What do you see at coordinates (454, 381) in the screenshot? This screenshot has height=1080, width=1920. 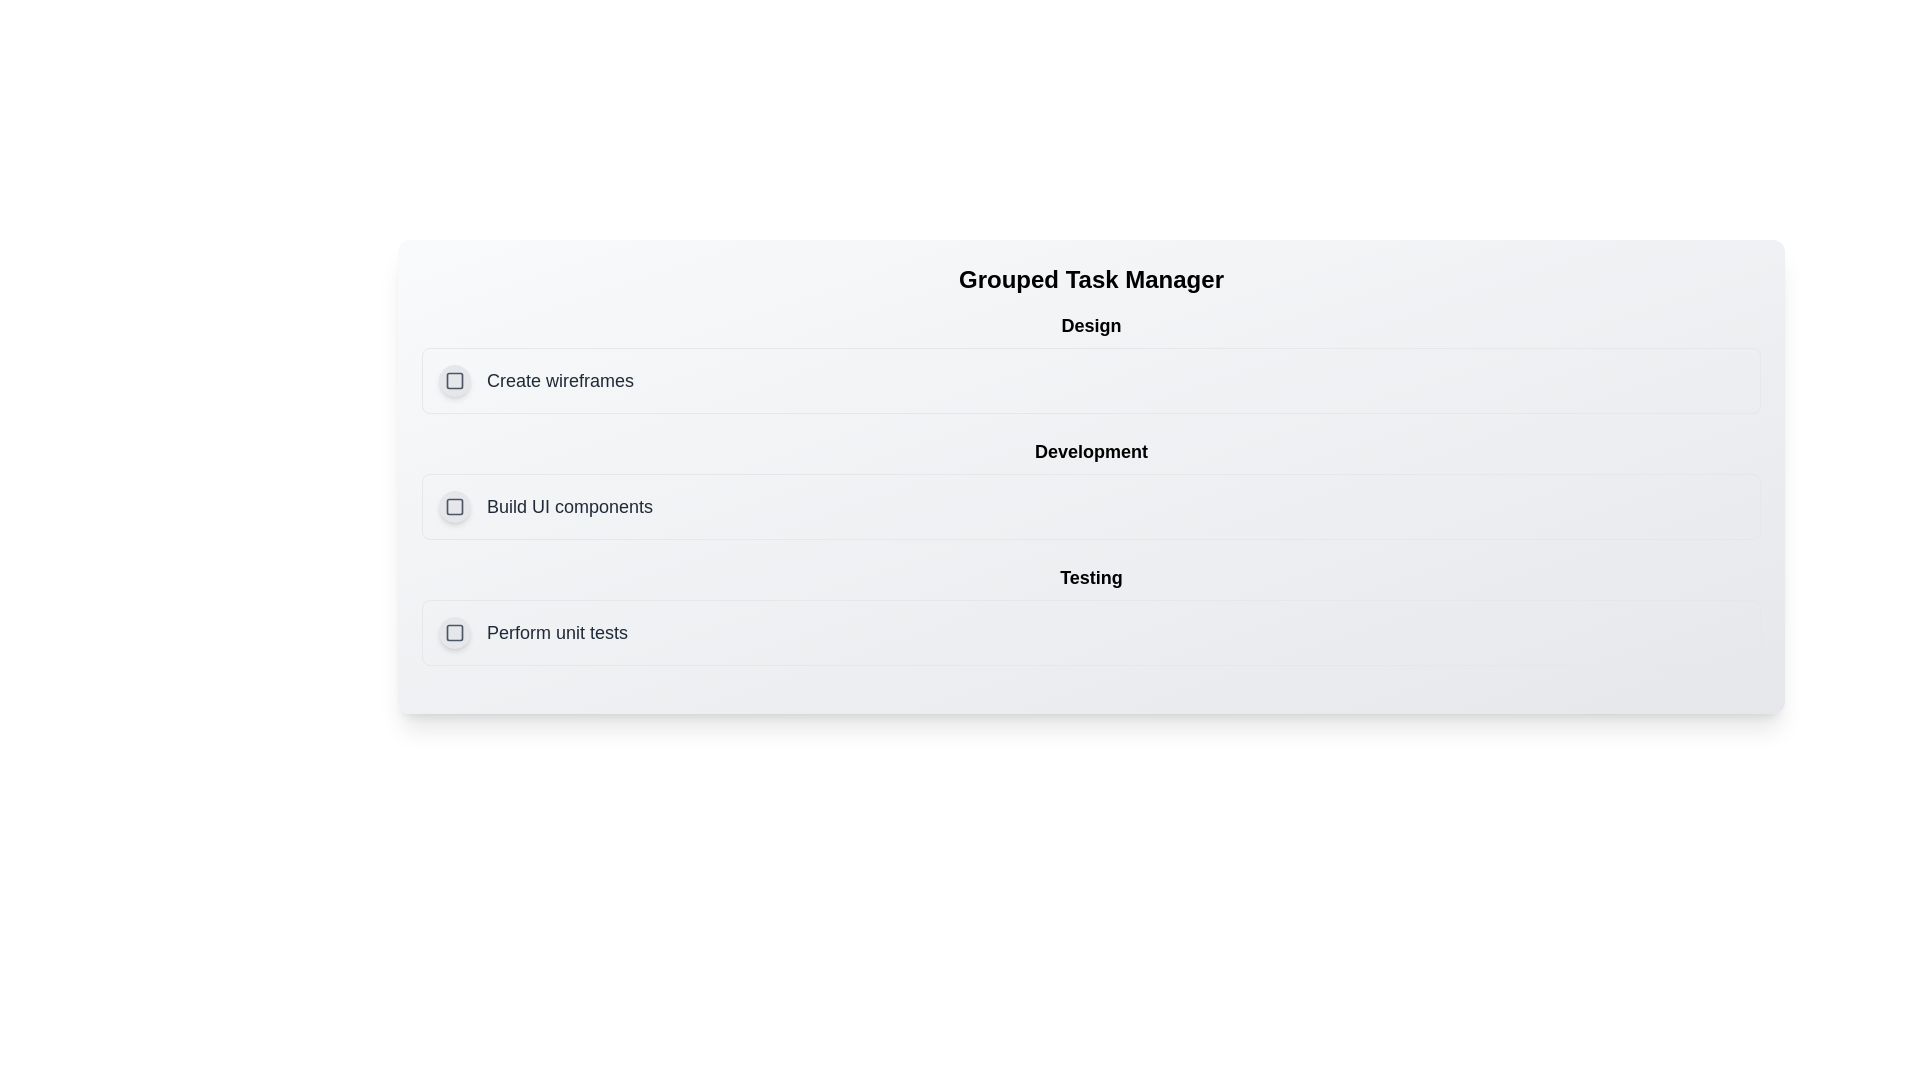 I see `the square outline icon styled as a selection indicator located at the leftmost side of the 'Create wireframes' row in the 'Design' section` at bounding box center [454, 381].